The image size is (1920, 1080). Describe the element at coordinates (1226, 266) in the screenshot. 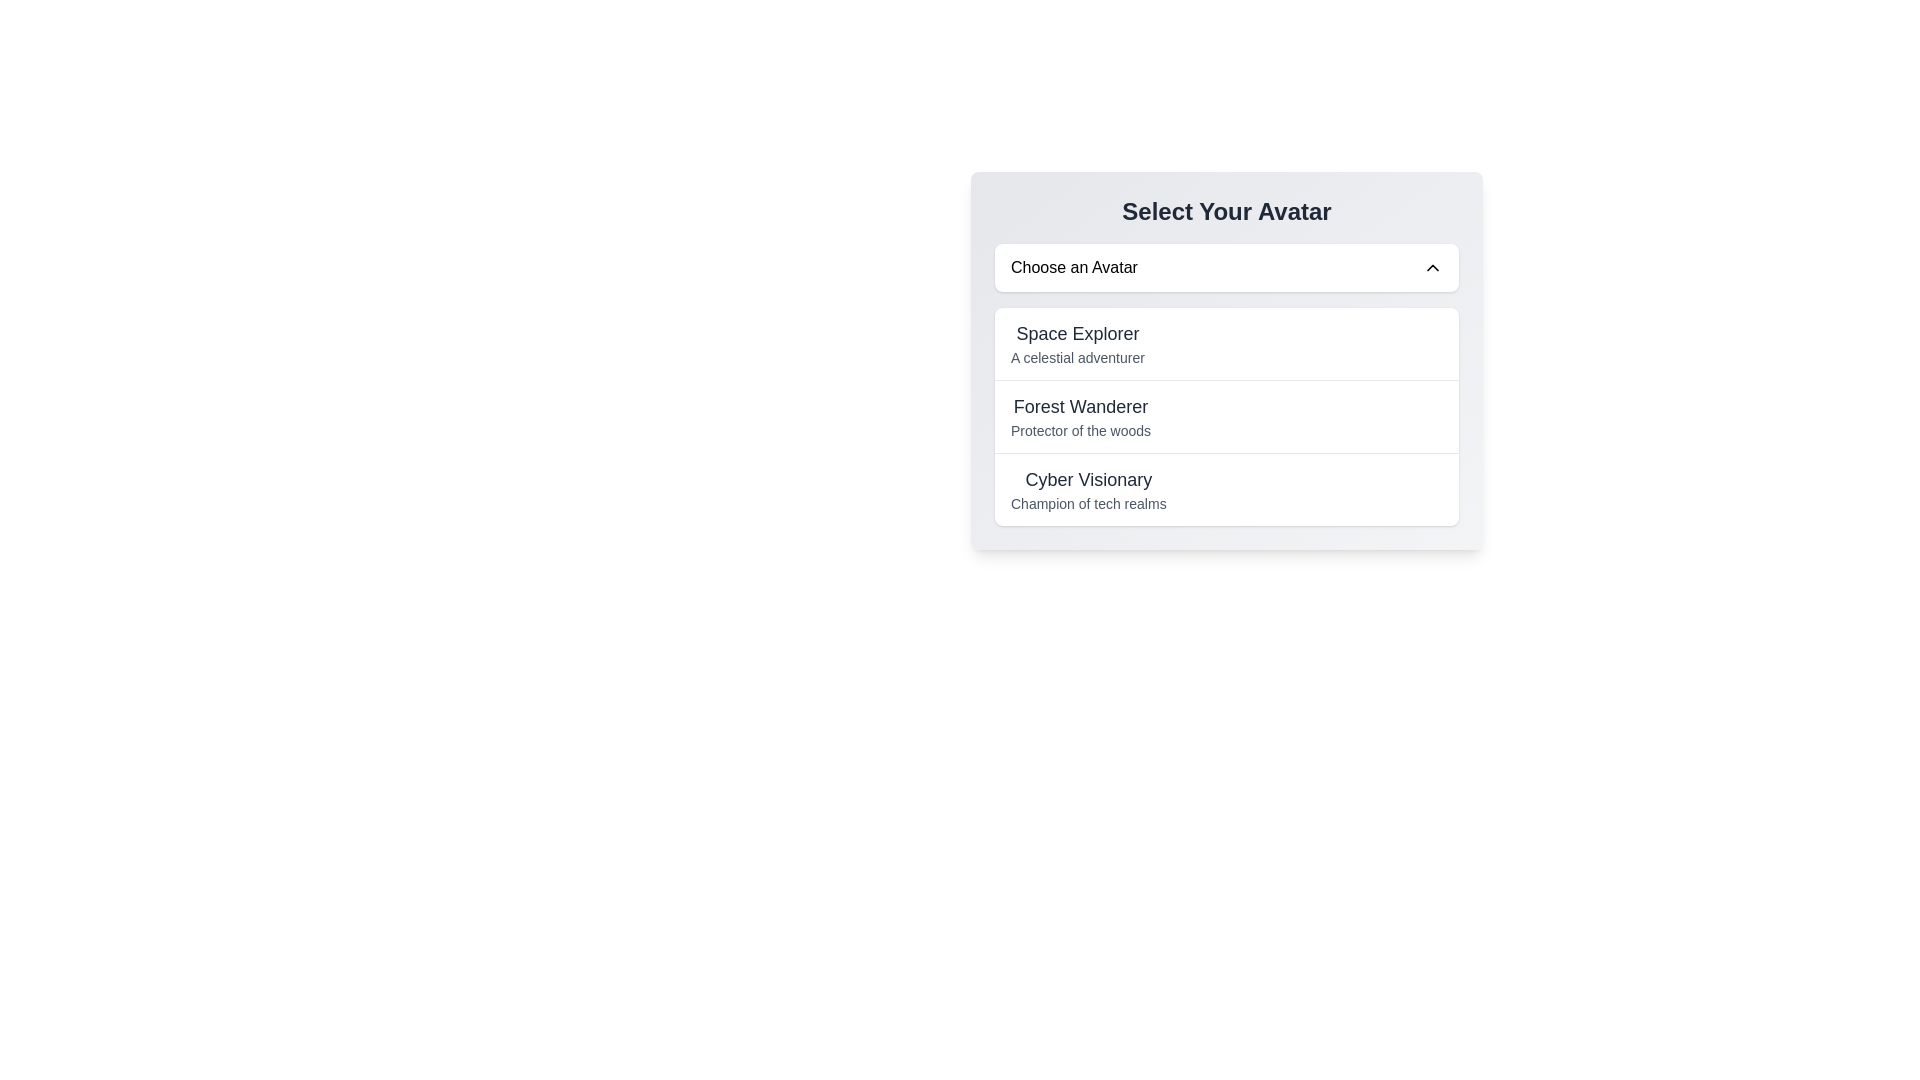

I see `the Dropdown toggle labeled 'Choose an Avatar'` at that location.